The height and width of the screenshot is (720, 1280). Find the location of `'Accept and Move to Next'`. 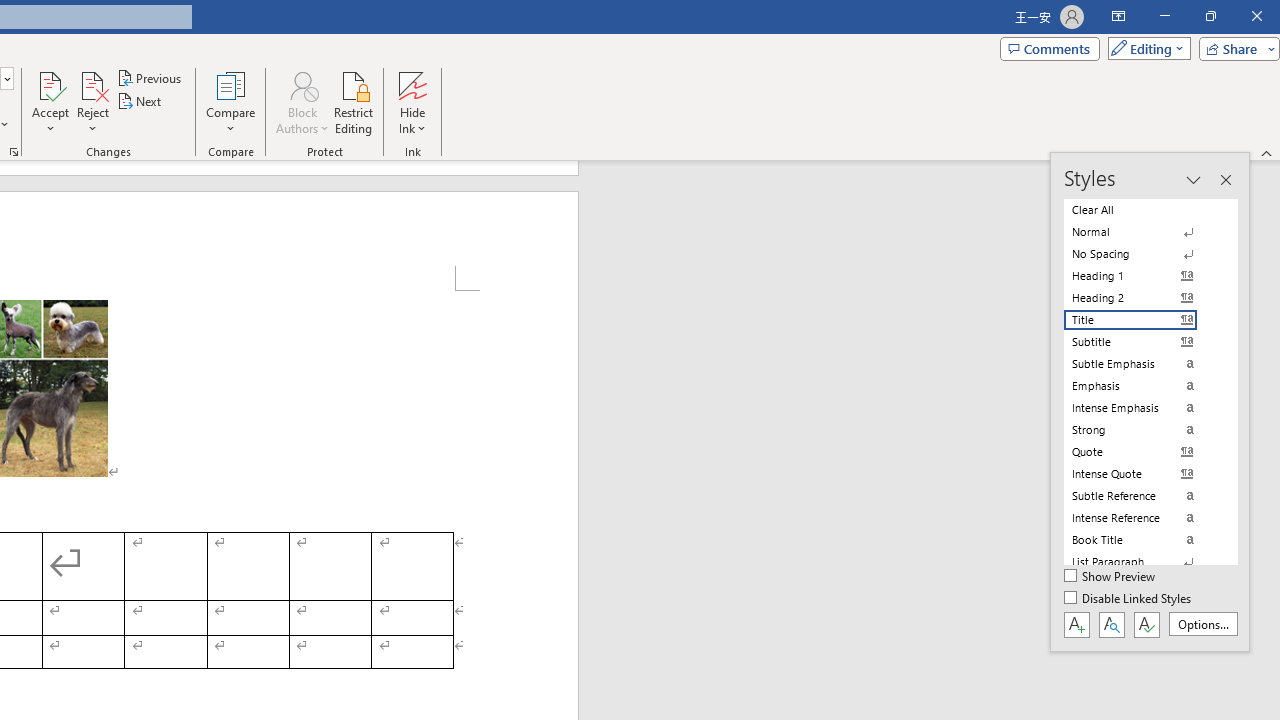

'Accept and Move to Next' is located at coordinates (50, 84).